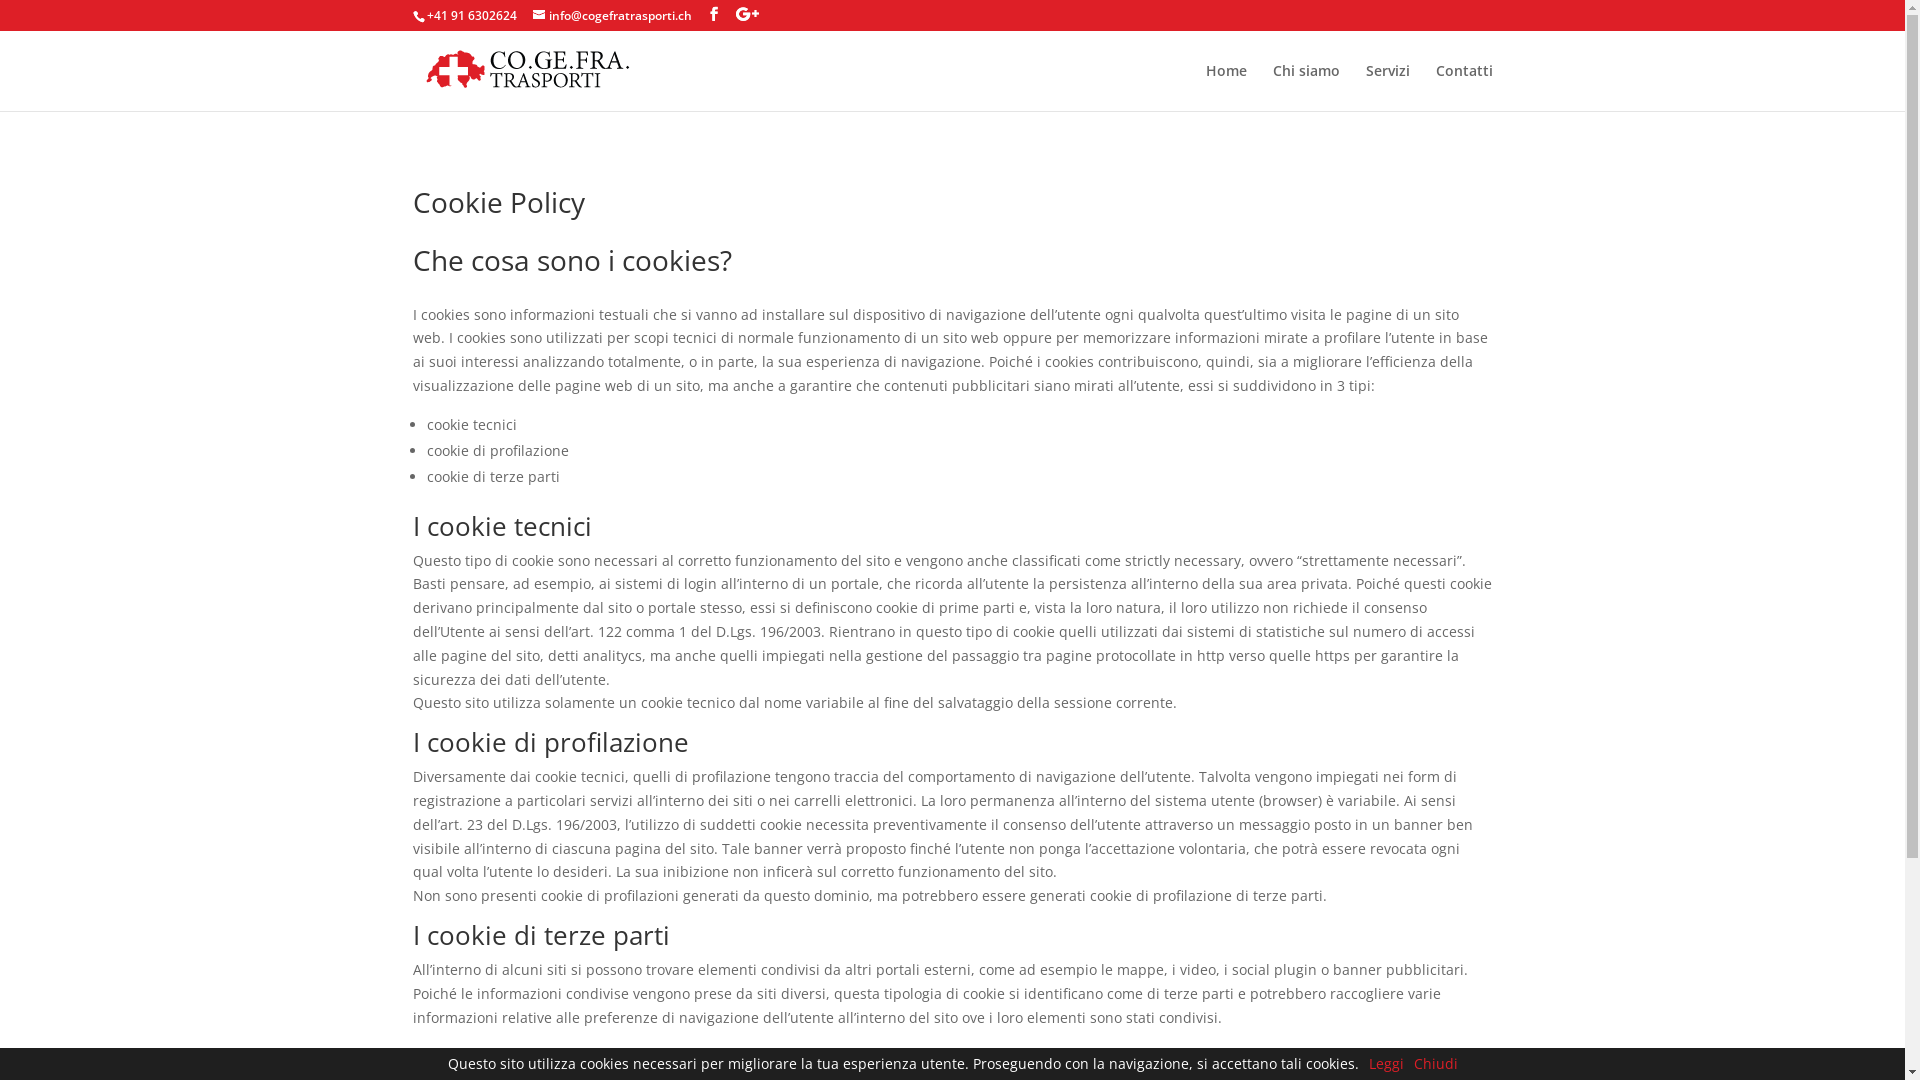 This screenshot has height=1080, width=1920. What do you see at coordinates (604, 1054) in the screenshot?
I see `'http://www.google.com/policies/technologies/cookies/'` at bounding box center [604, 1054].